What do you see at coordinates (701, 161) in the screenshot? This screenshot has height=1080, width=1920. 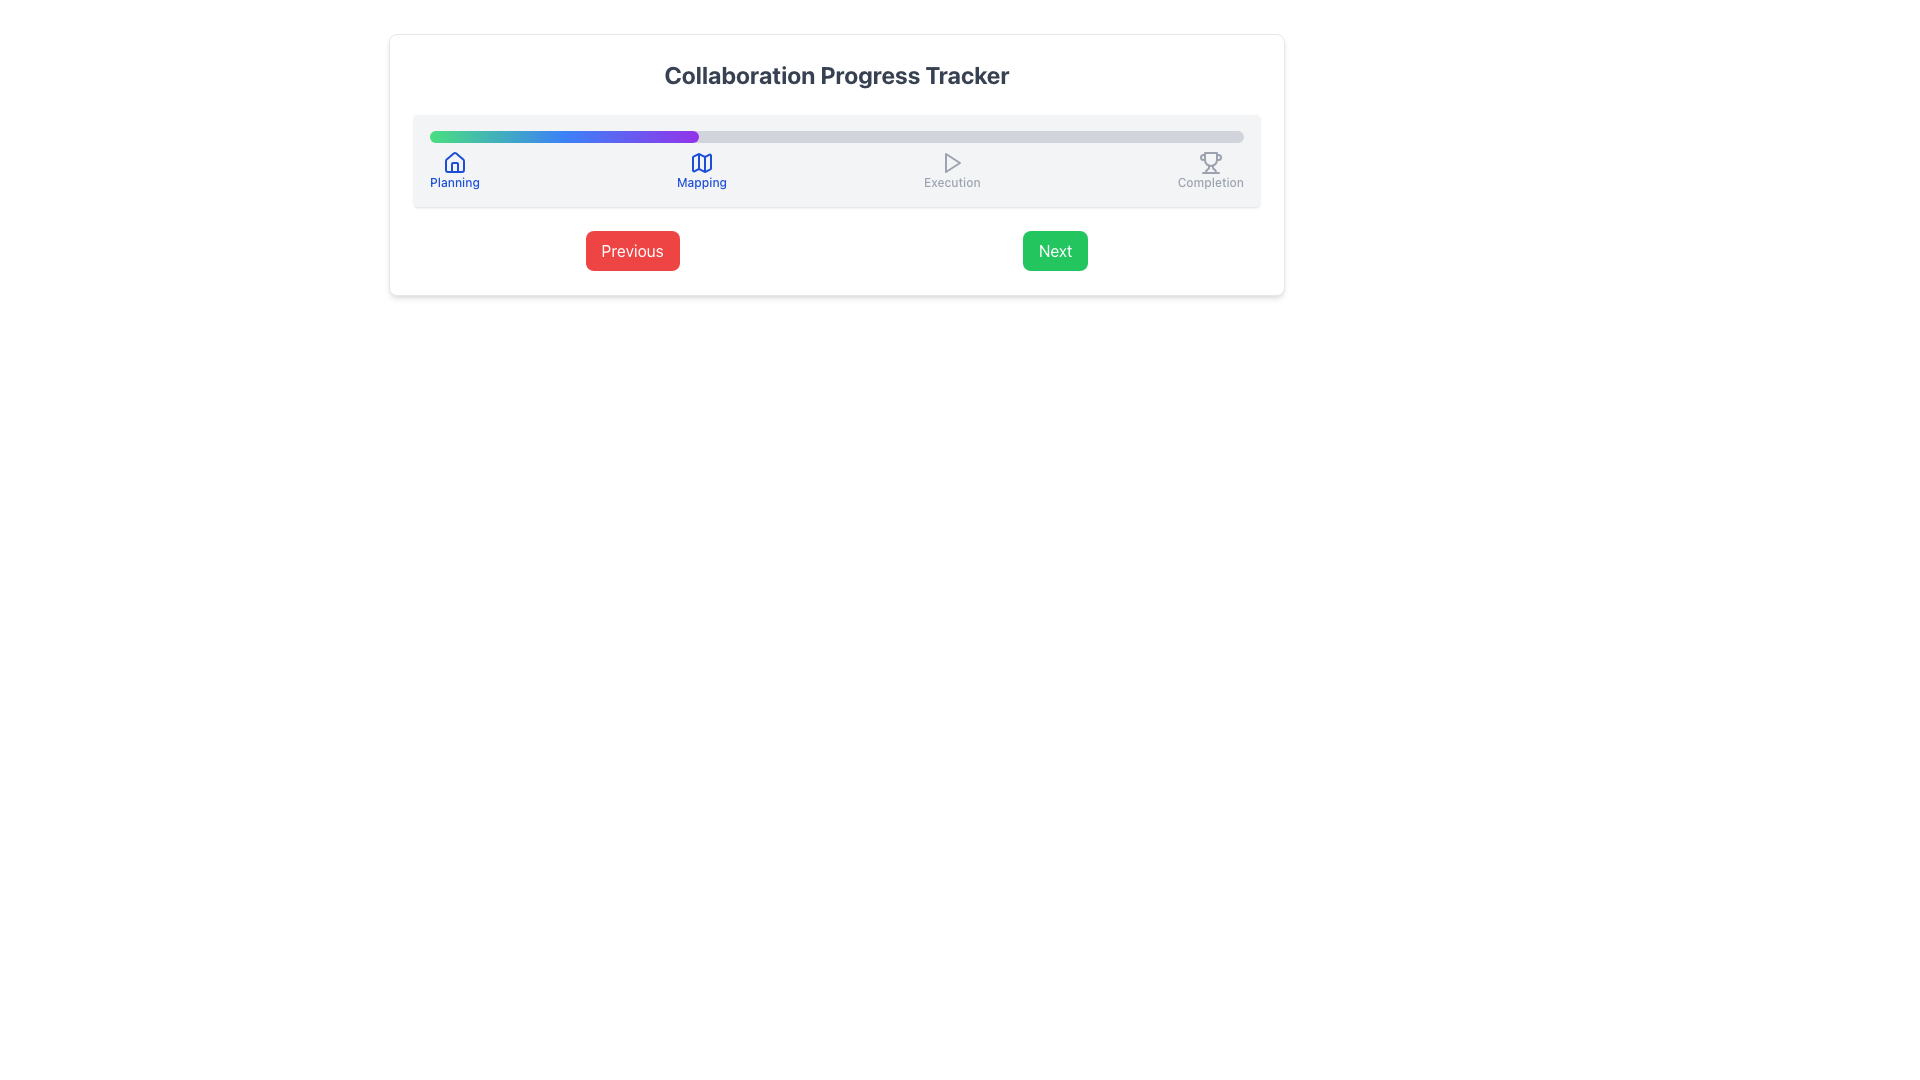 I see `the Iconographic Representation for the 'Mapping' stage in the progress tracker, which is the second icon from the left` at bounding box center [701, 161].